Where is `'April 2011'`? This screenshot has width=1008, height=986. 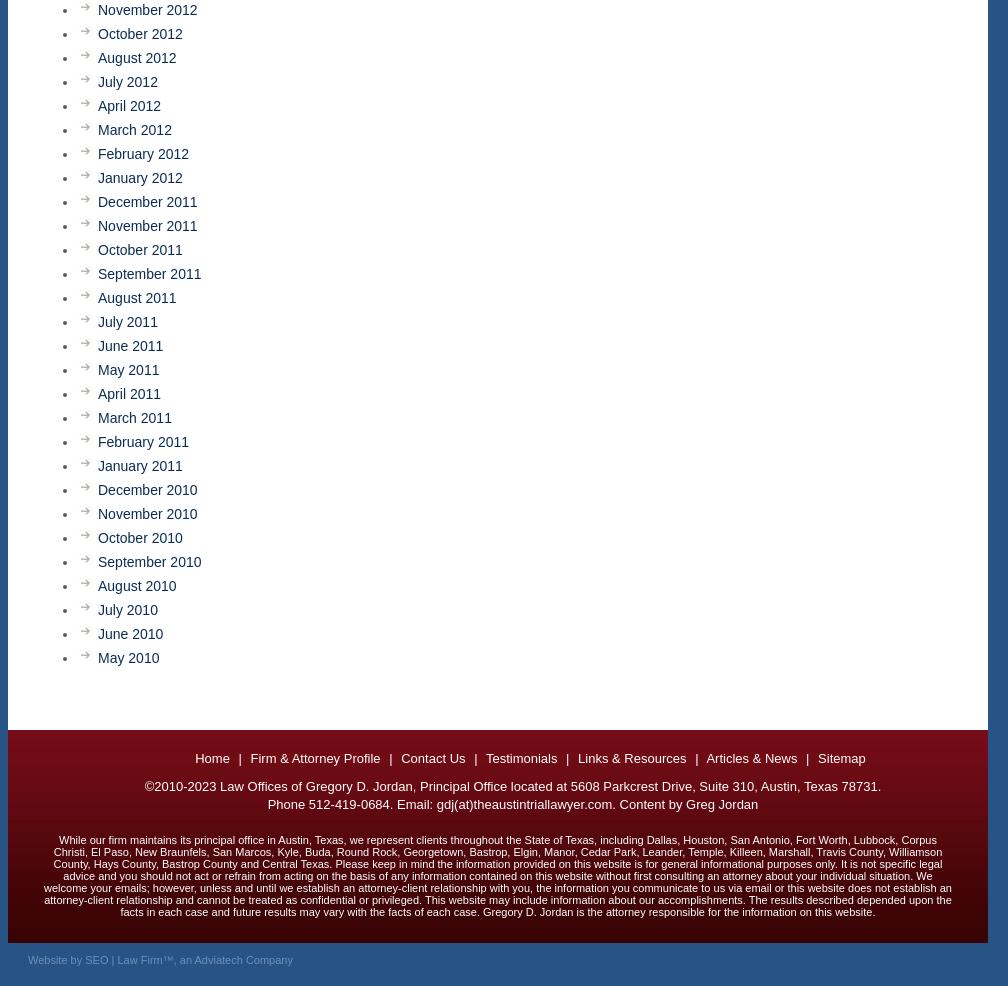
'April 2011' is located at coordinates (129, 393).